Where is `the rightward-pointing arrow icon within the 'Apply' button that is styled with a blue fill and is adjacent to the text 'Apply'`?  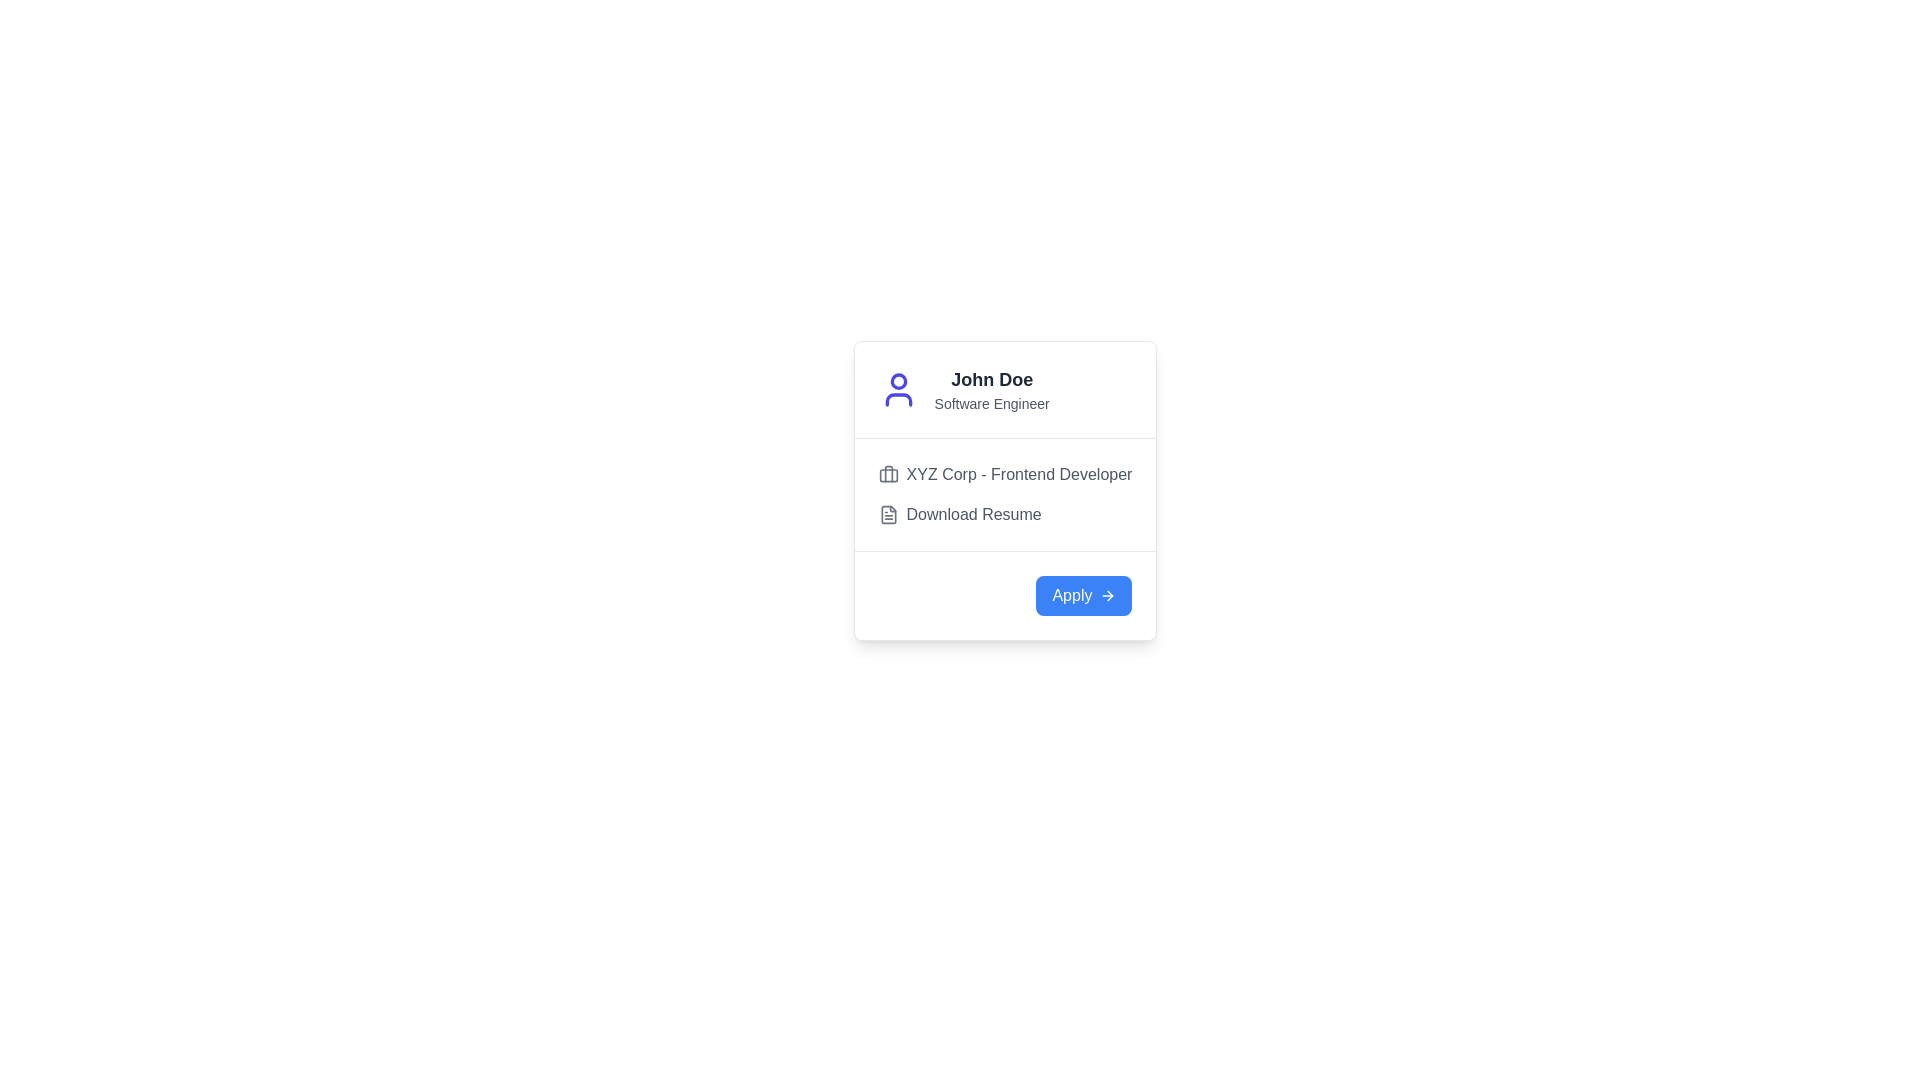
the rightward-pointing arrow icon within the 'Apply' button that is styled with a blue fill and is adjacent to the text 'Apply' is located at coordinates (1107, 595).